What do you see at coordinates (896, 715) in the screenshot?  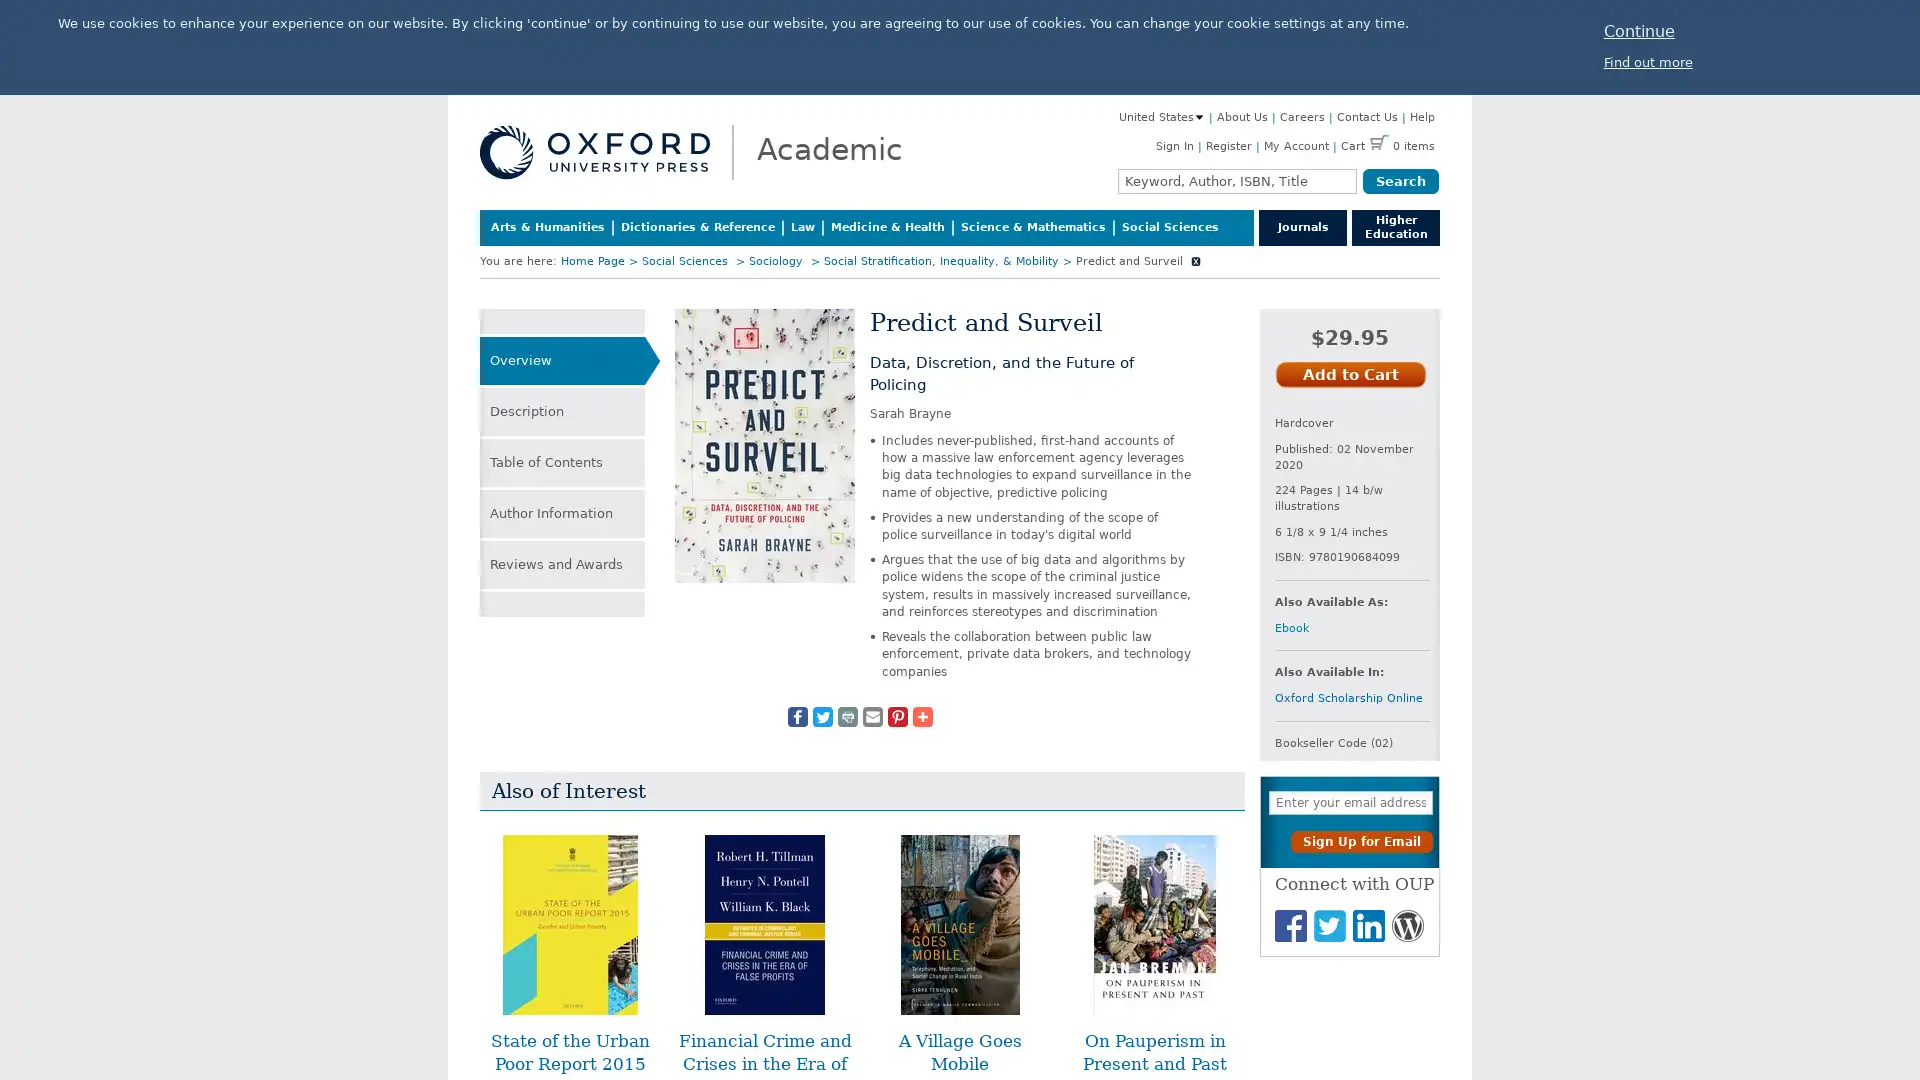 I see `Share to Pinterest` at bounding box center [896, 715].